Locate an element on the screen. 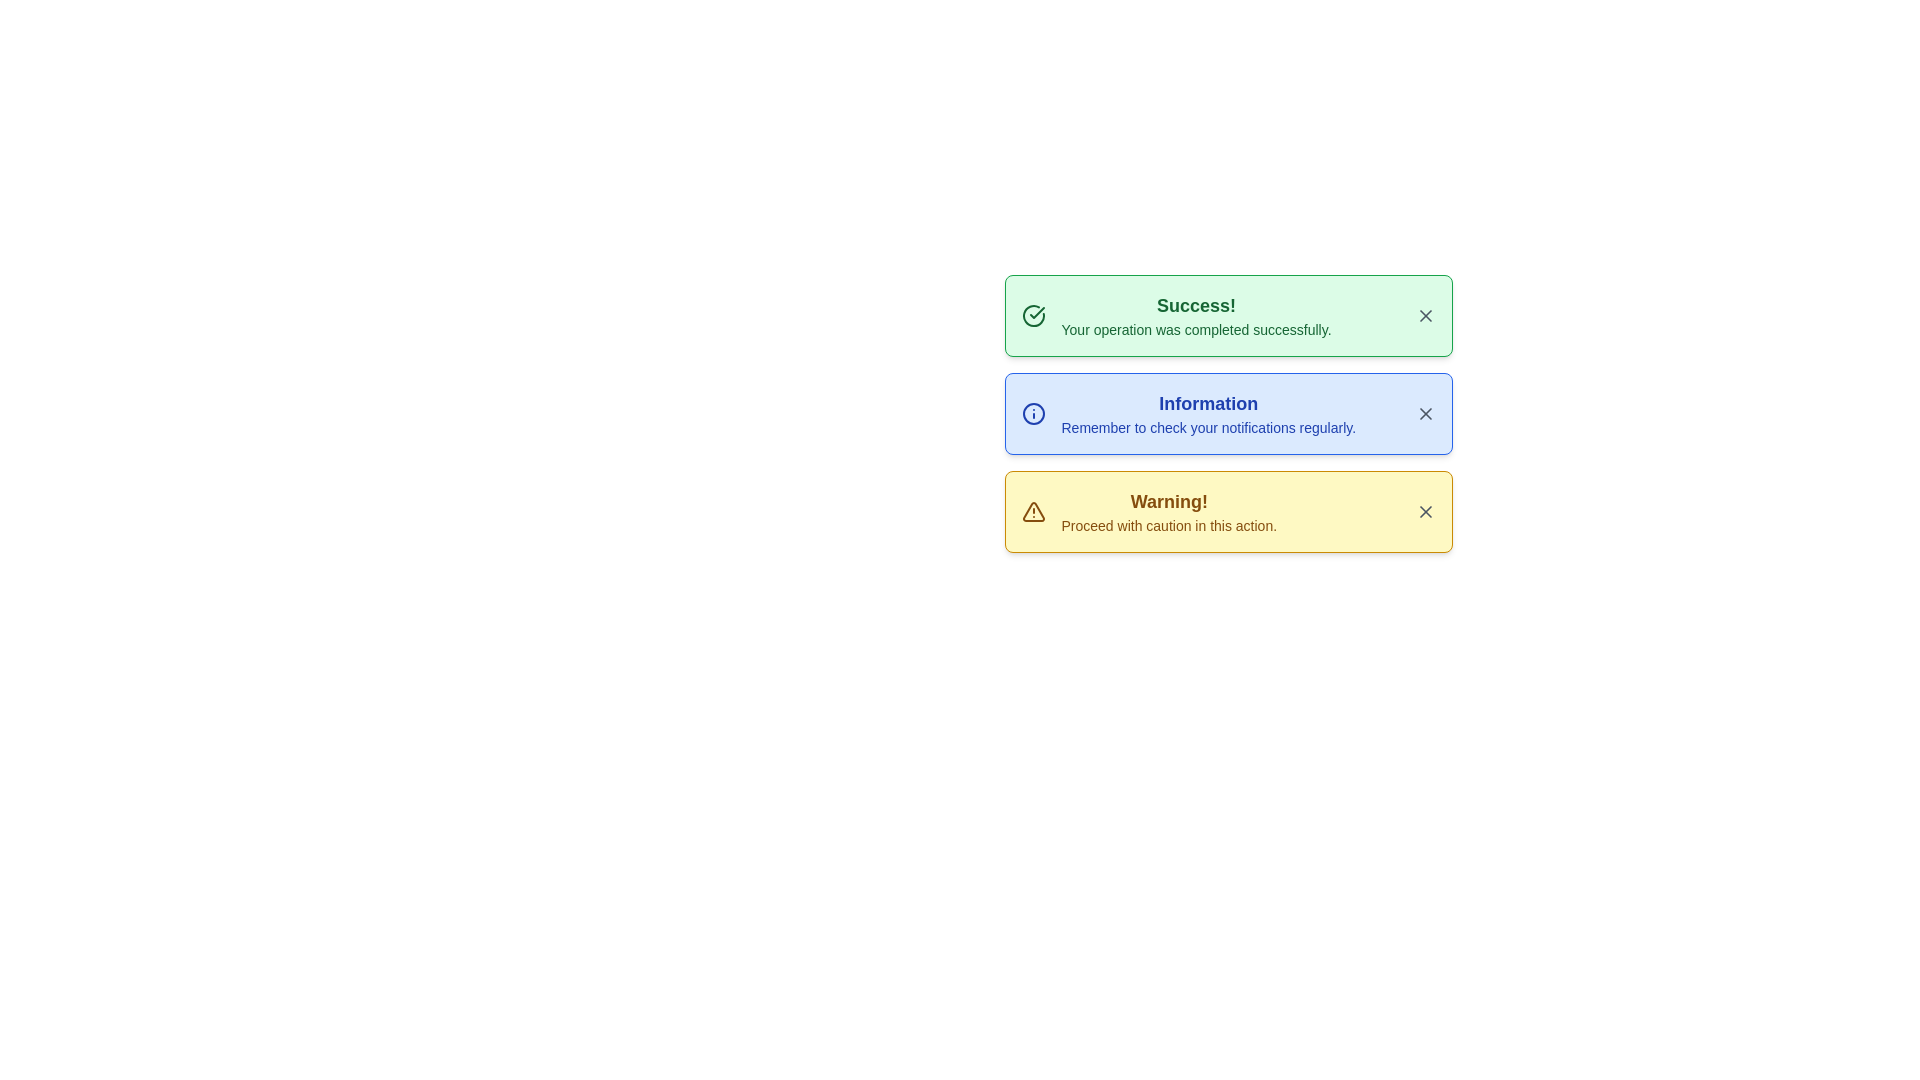 The height and width of the screenshot is (1080, 1920). informational content displayed in the second notification from the top, which is located between a green 'Success!' notification and a yellow 'Warning!' notification is located at coordinates (1207, 412).